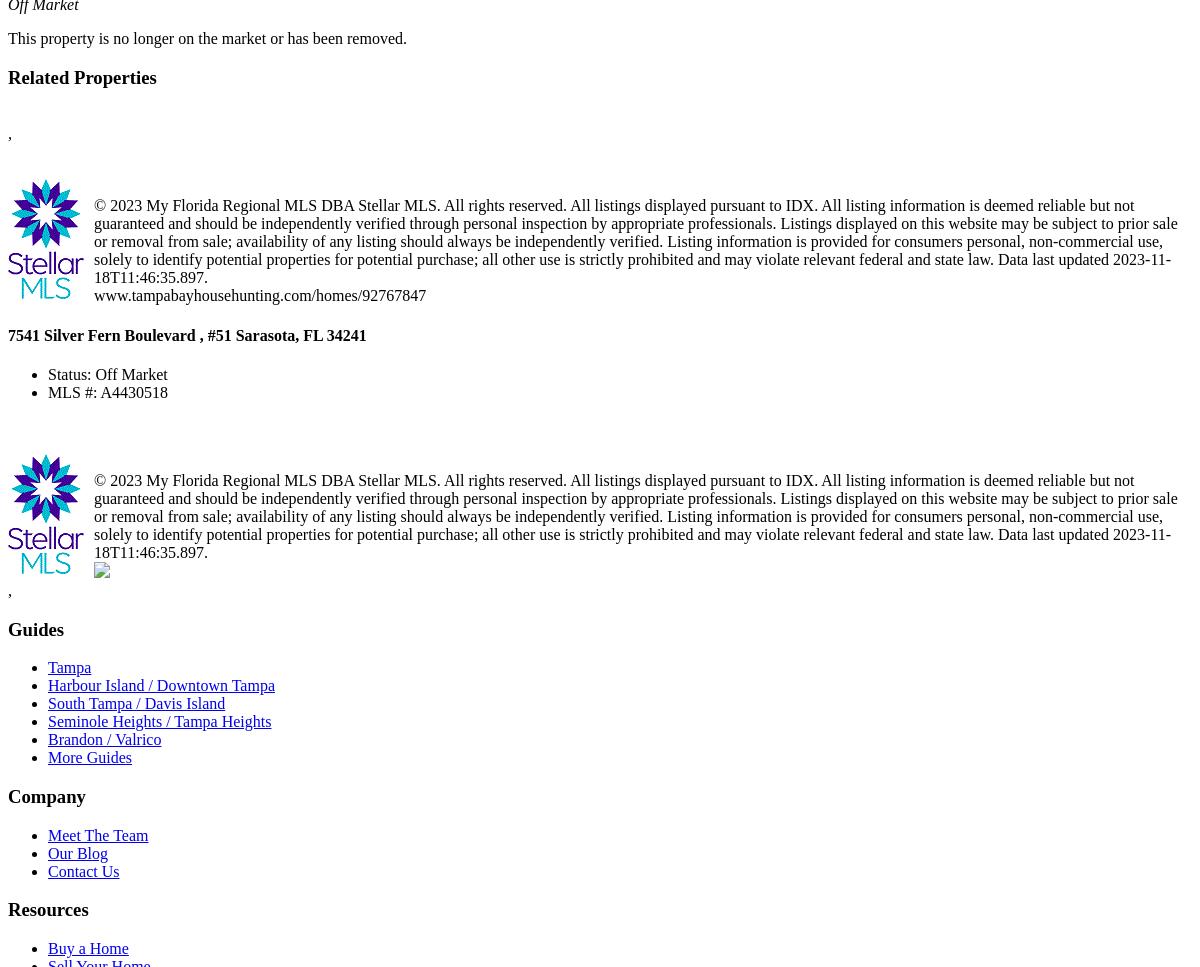 The height and width of the screenshot is (967, 1200). Describe the element at coordinates (36, 628) in the screenshot. I see `'Guides'` at that location.